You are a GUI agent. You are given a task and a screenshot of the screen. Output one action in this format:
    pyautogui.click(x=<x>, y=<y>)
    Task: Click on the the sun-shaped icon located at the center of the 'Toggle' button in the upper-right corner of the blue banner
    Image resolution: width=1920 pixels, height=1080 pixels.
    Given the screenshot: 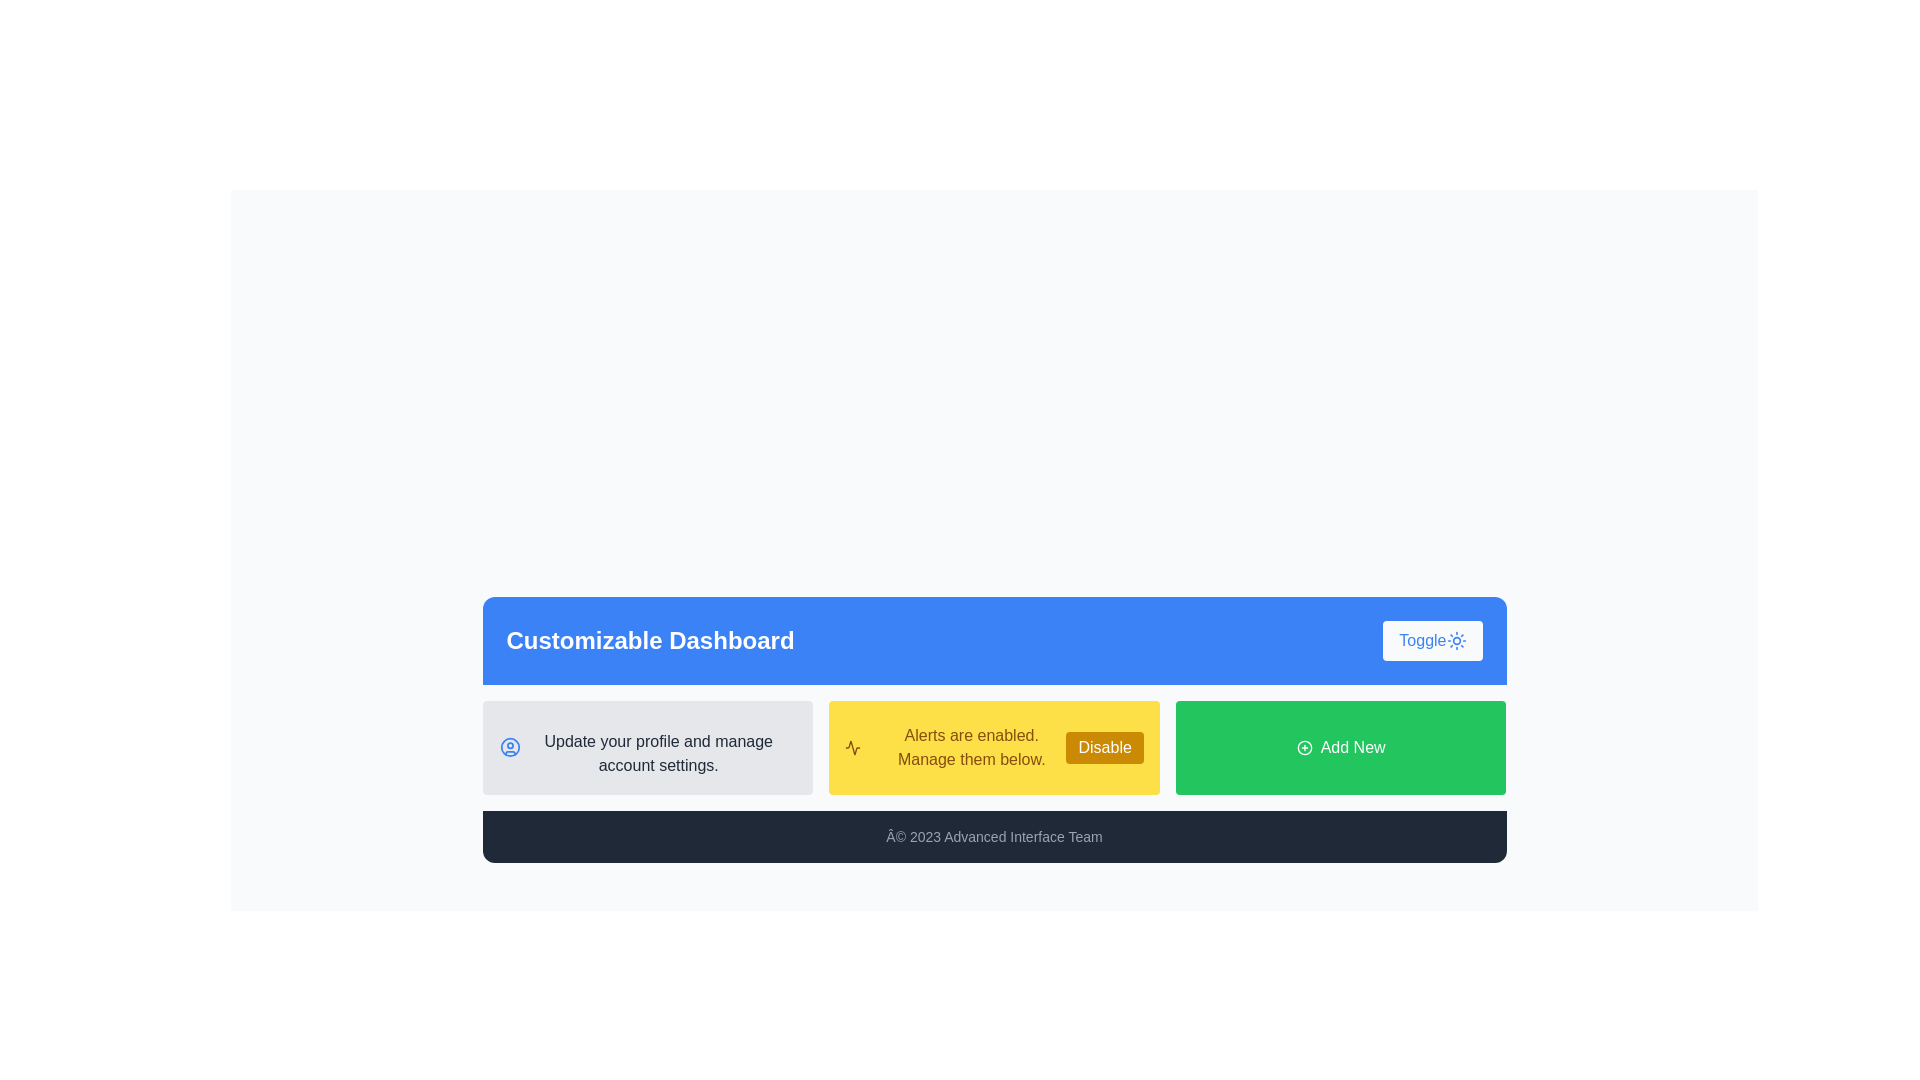 What is the action you would take?
    pyautogui.click(x=1456, y=640)
    